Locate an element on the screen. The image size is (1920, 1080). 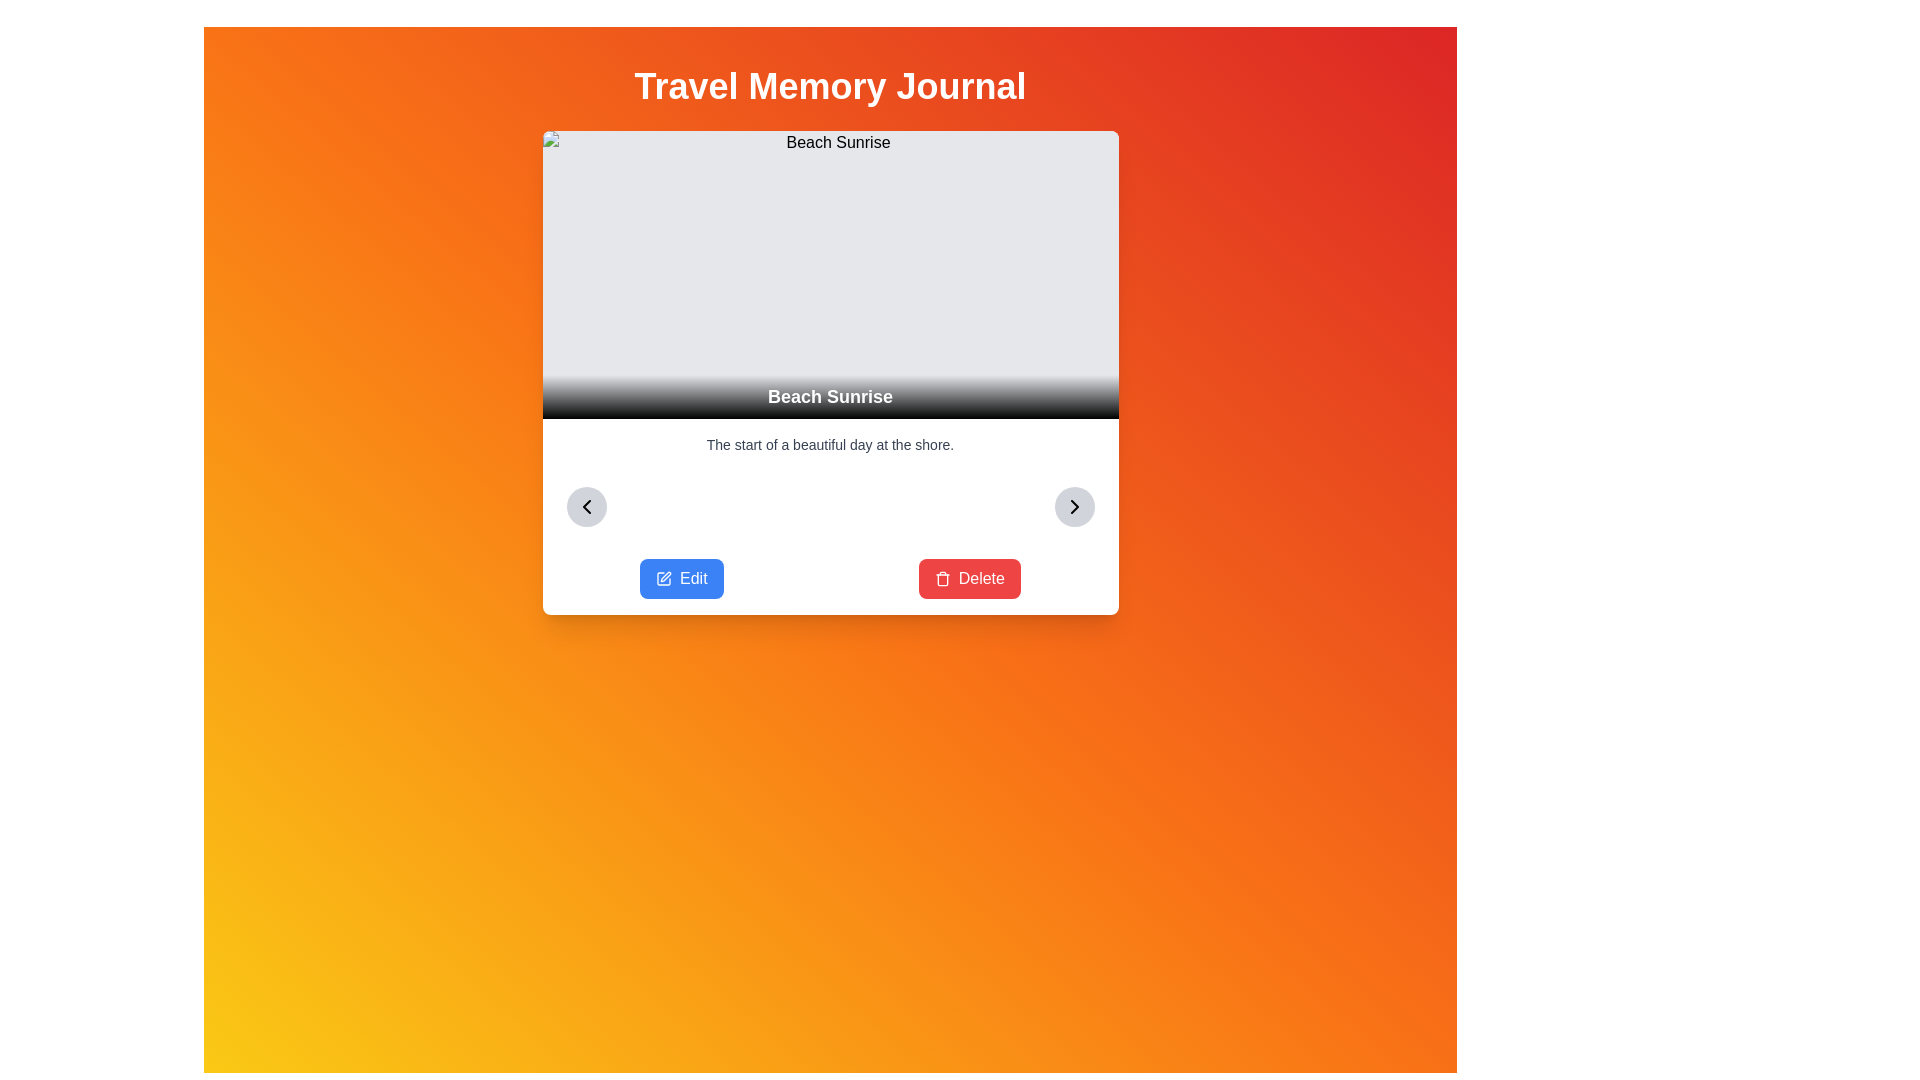
the left arrow icon button with a light gray background to trigger the hover effect is located at coordinates (585, 505).